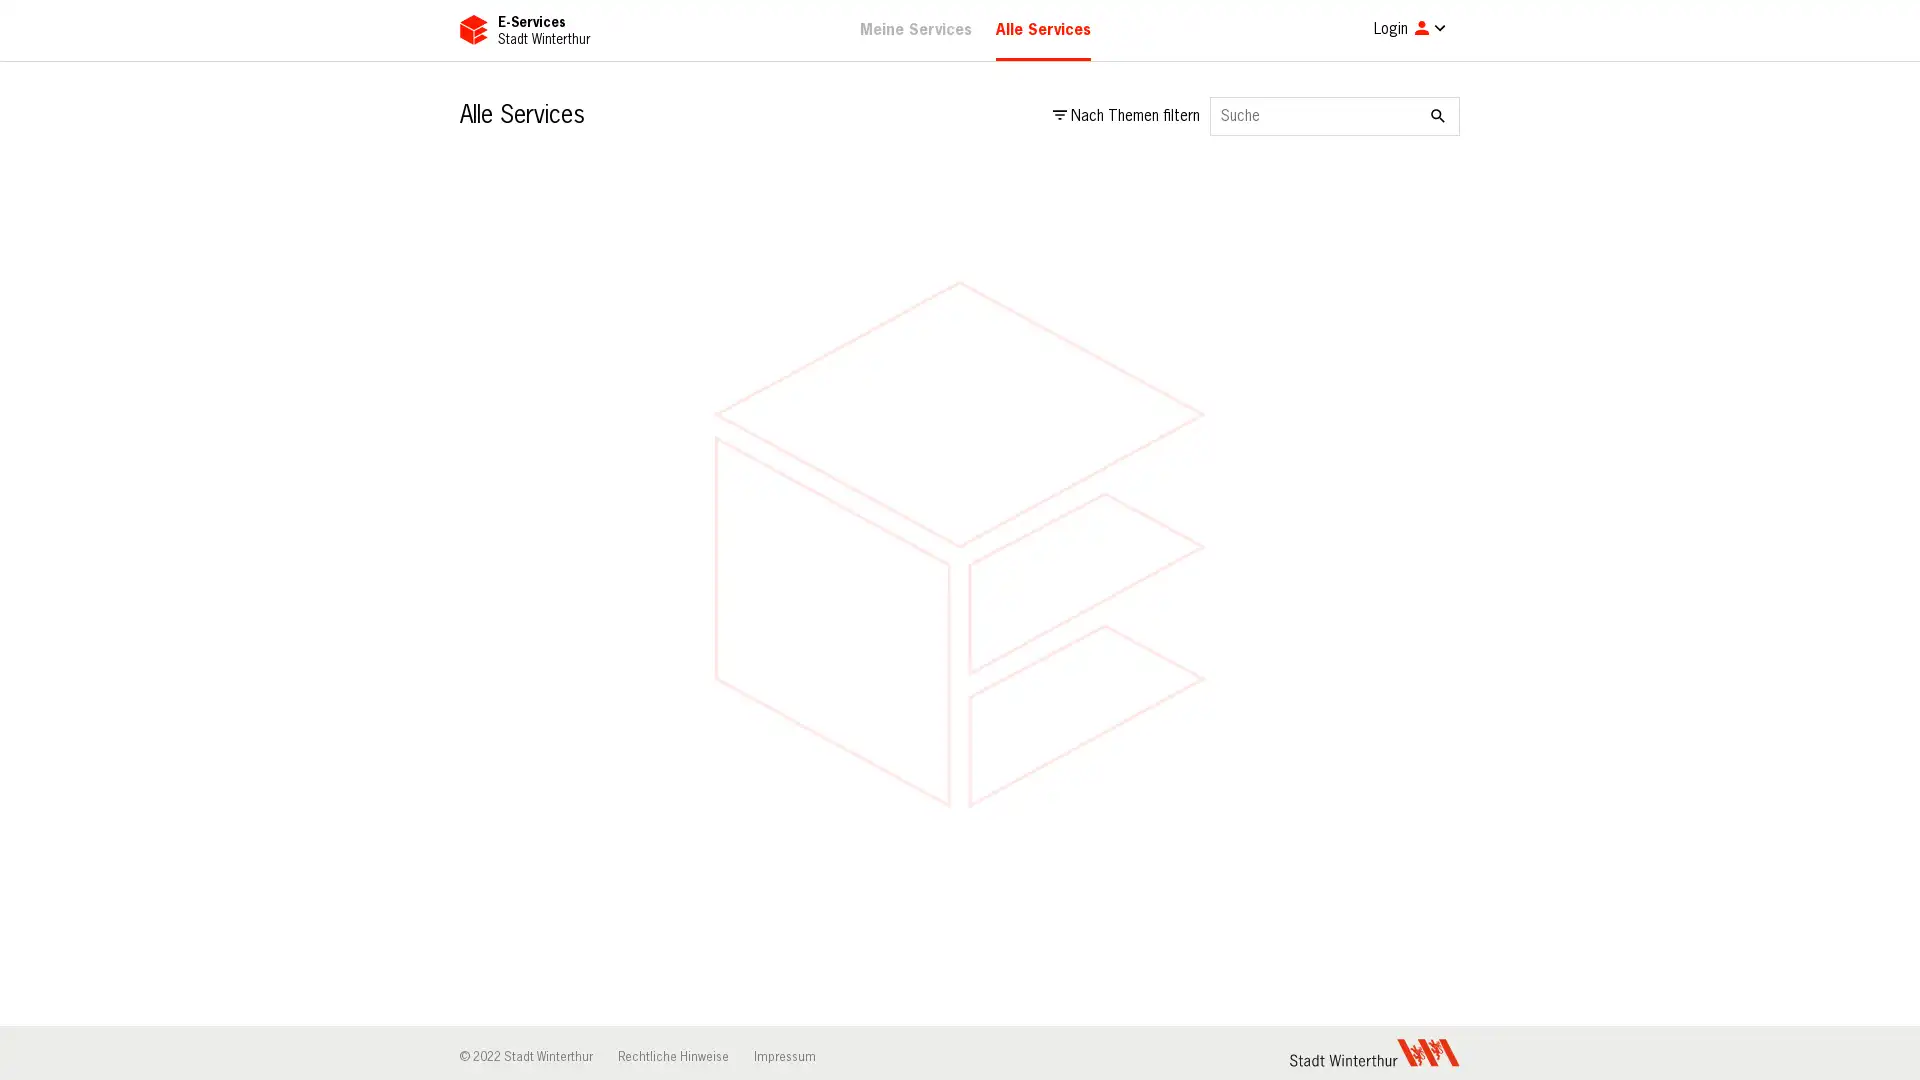 The image size is (1920, 1080). What do you see at coordinates (749, 839) in the screenshot?
I see `Service Bargeldlos parkieren zu Meine Services hinzufugen` at bounding box center [749, 839].